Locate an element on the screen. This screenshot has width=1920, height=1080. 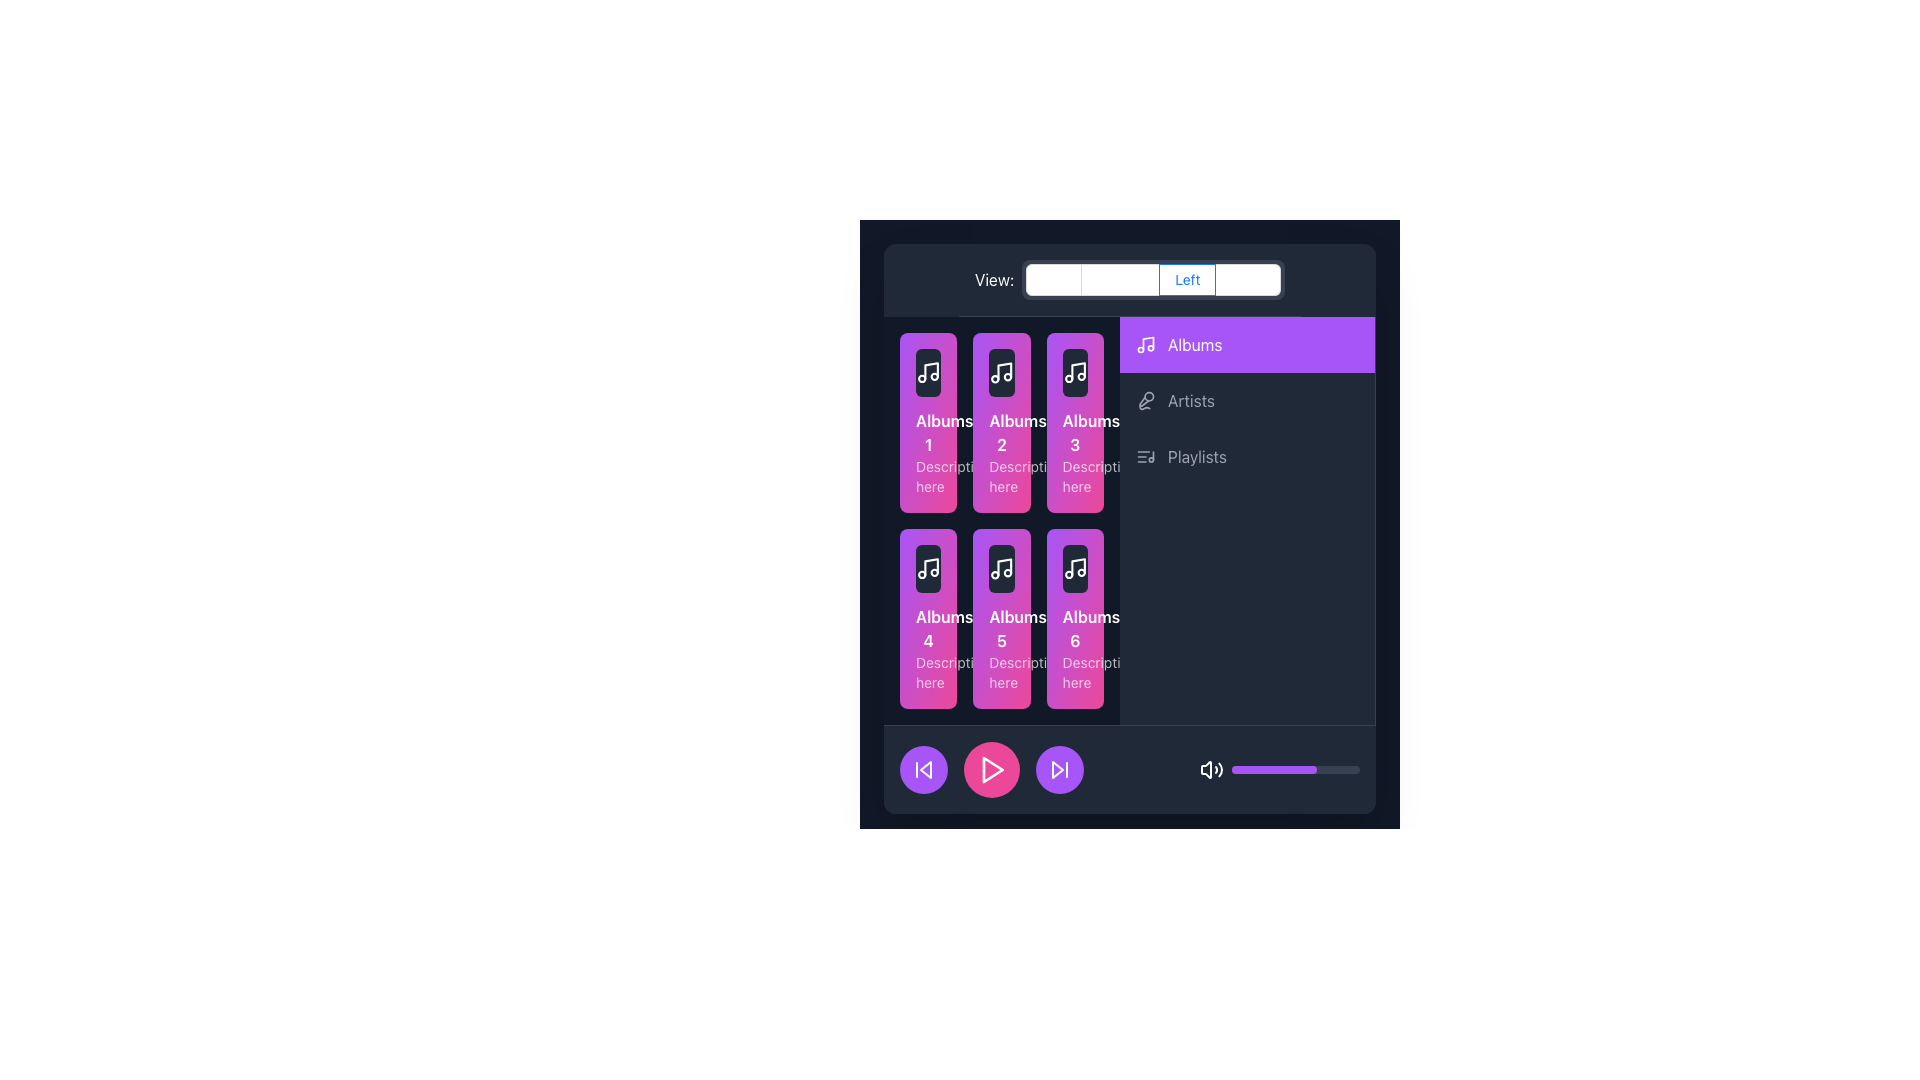
the slider is located at coordinates (1286, 769).